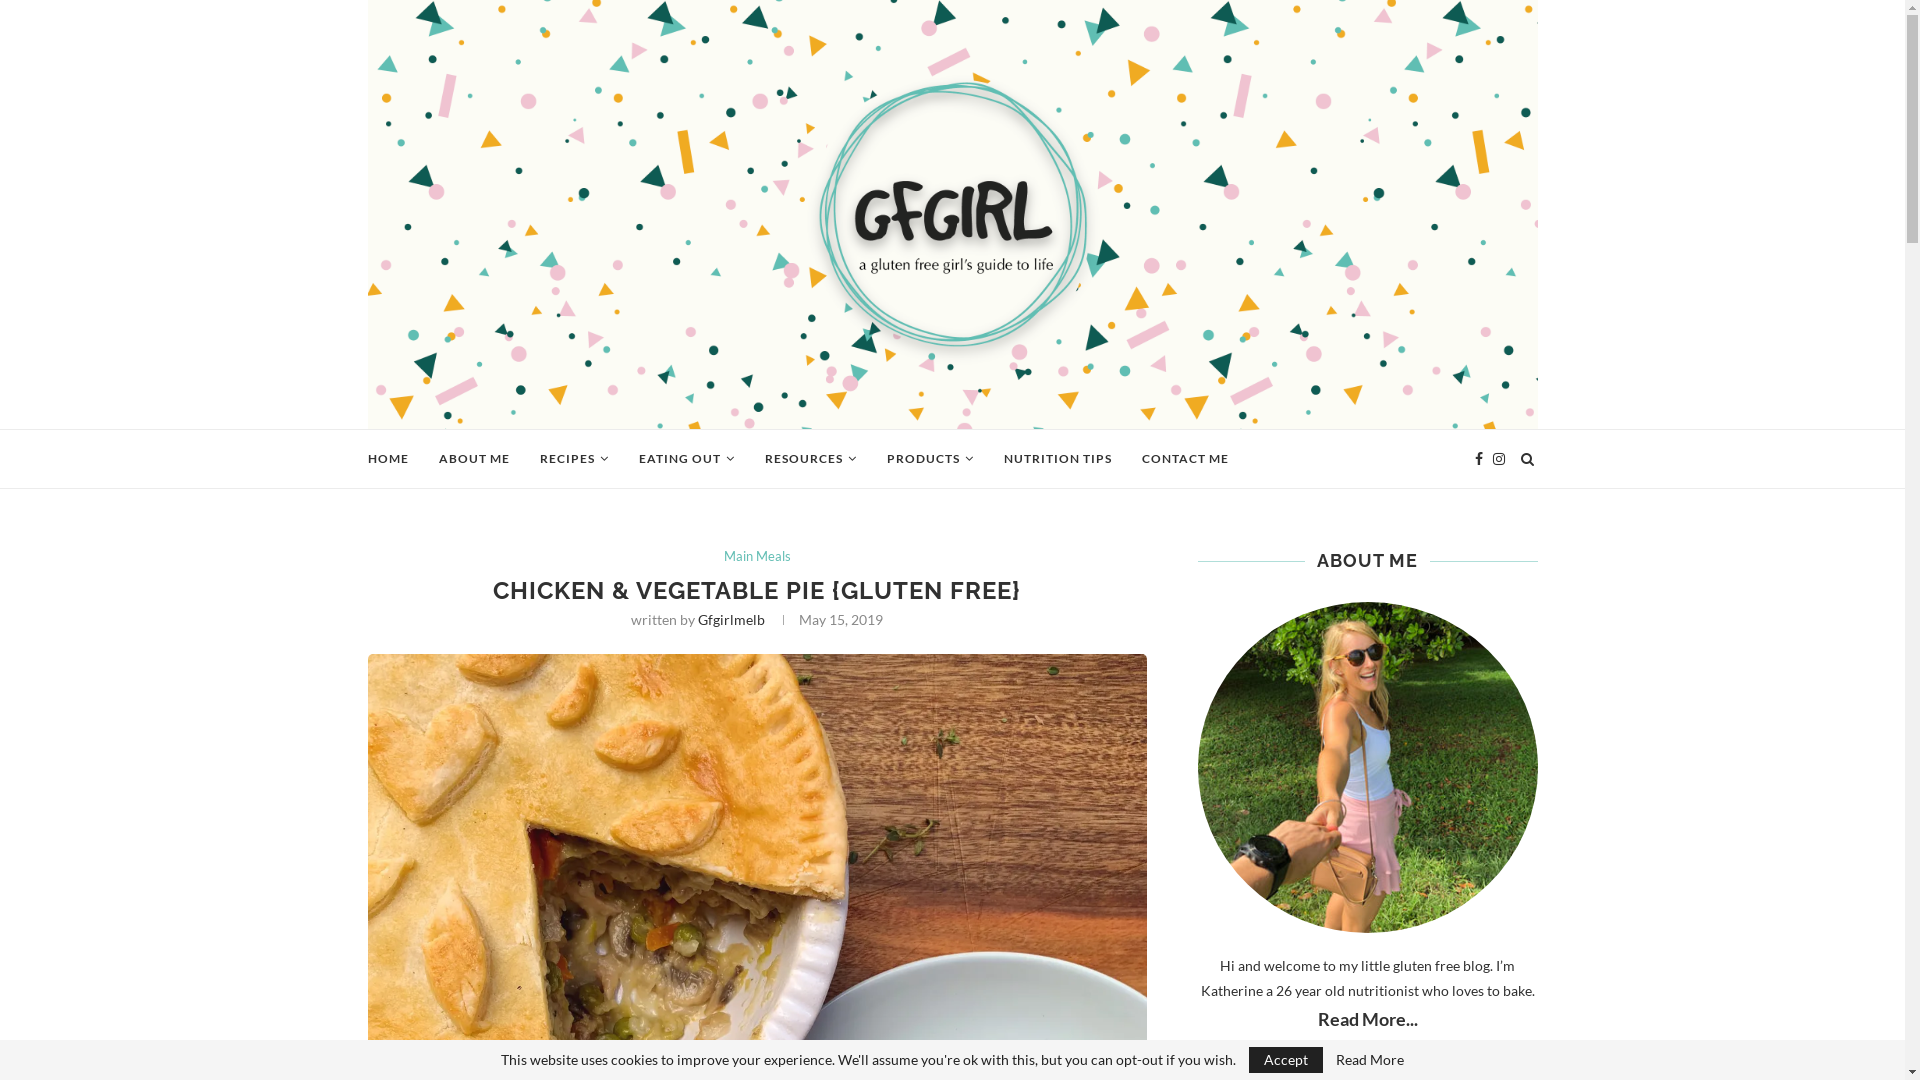  What do you see at coordinates (1286, 1059) in the screenshot?
I see `'Accept'` at bounding box center [1286, 1059].